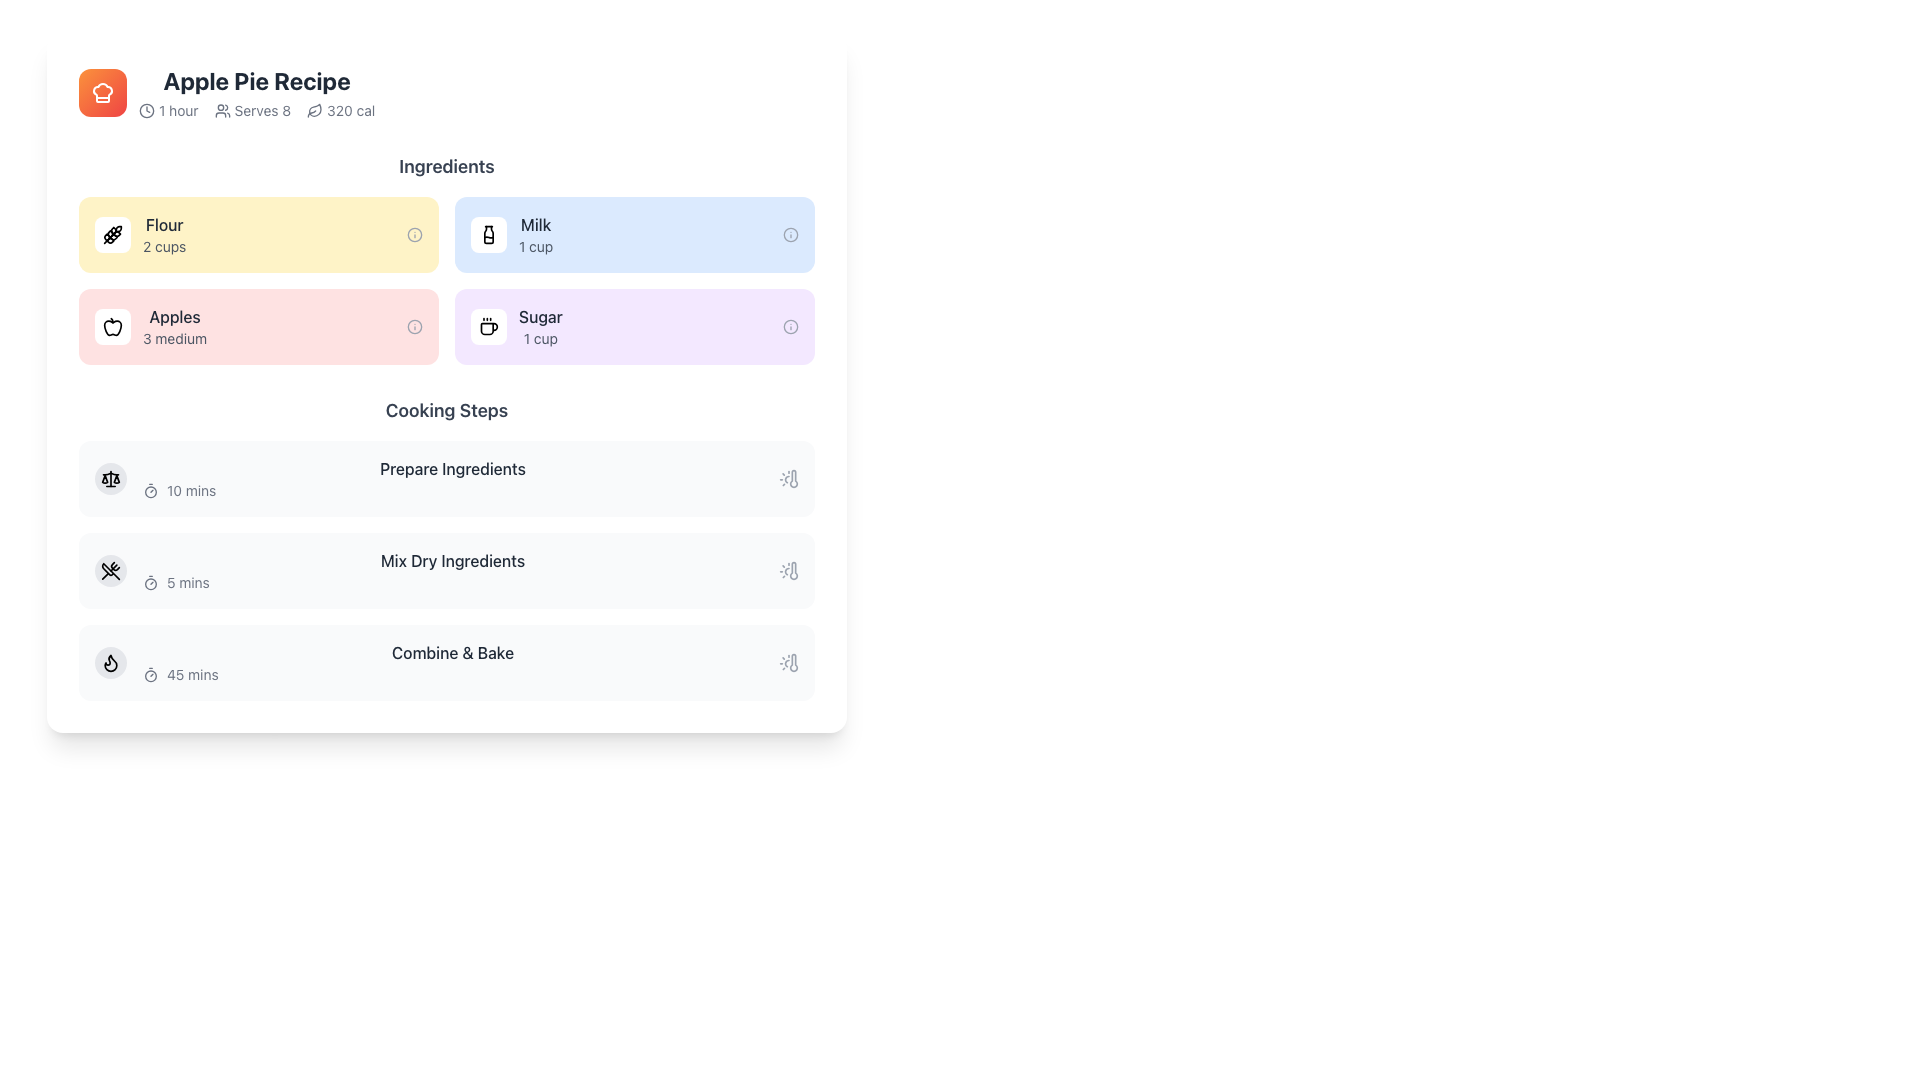  What do you see at coordinates (445, 410) in the screenshot?
I see `text 'Cooking Steps' from the section header displayed in bold and dark gray font, centrally located below the 'Ingredients' section` at bounding box center [445, 410].